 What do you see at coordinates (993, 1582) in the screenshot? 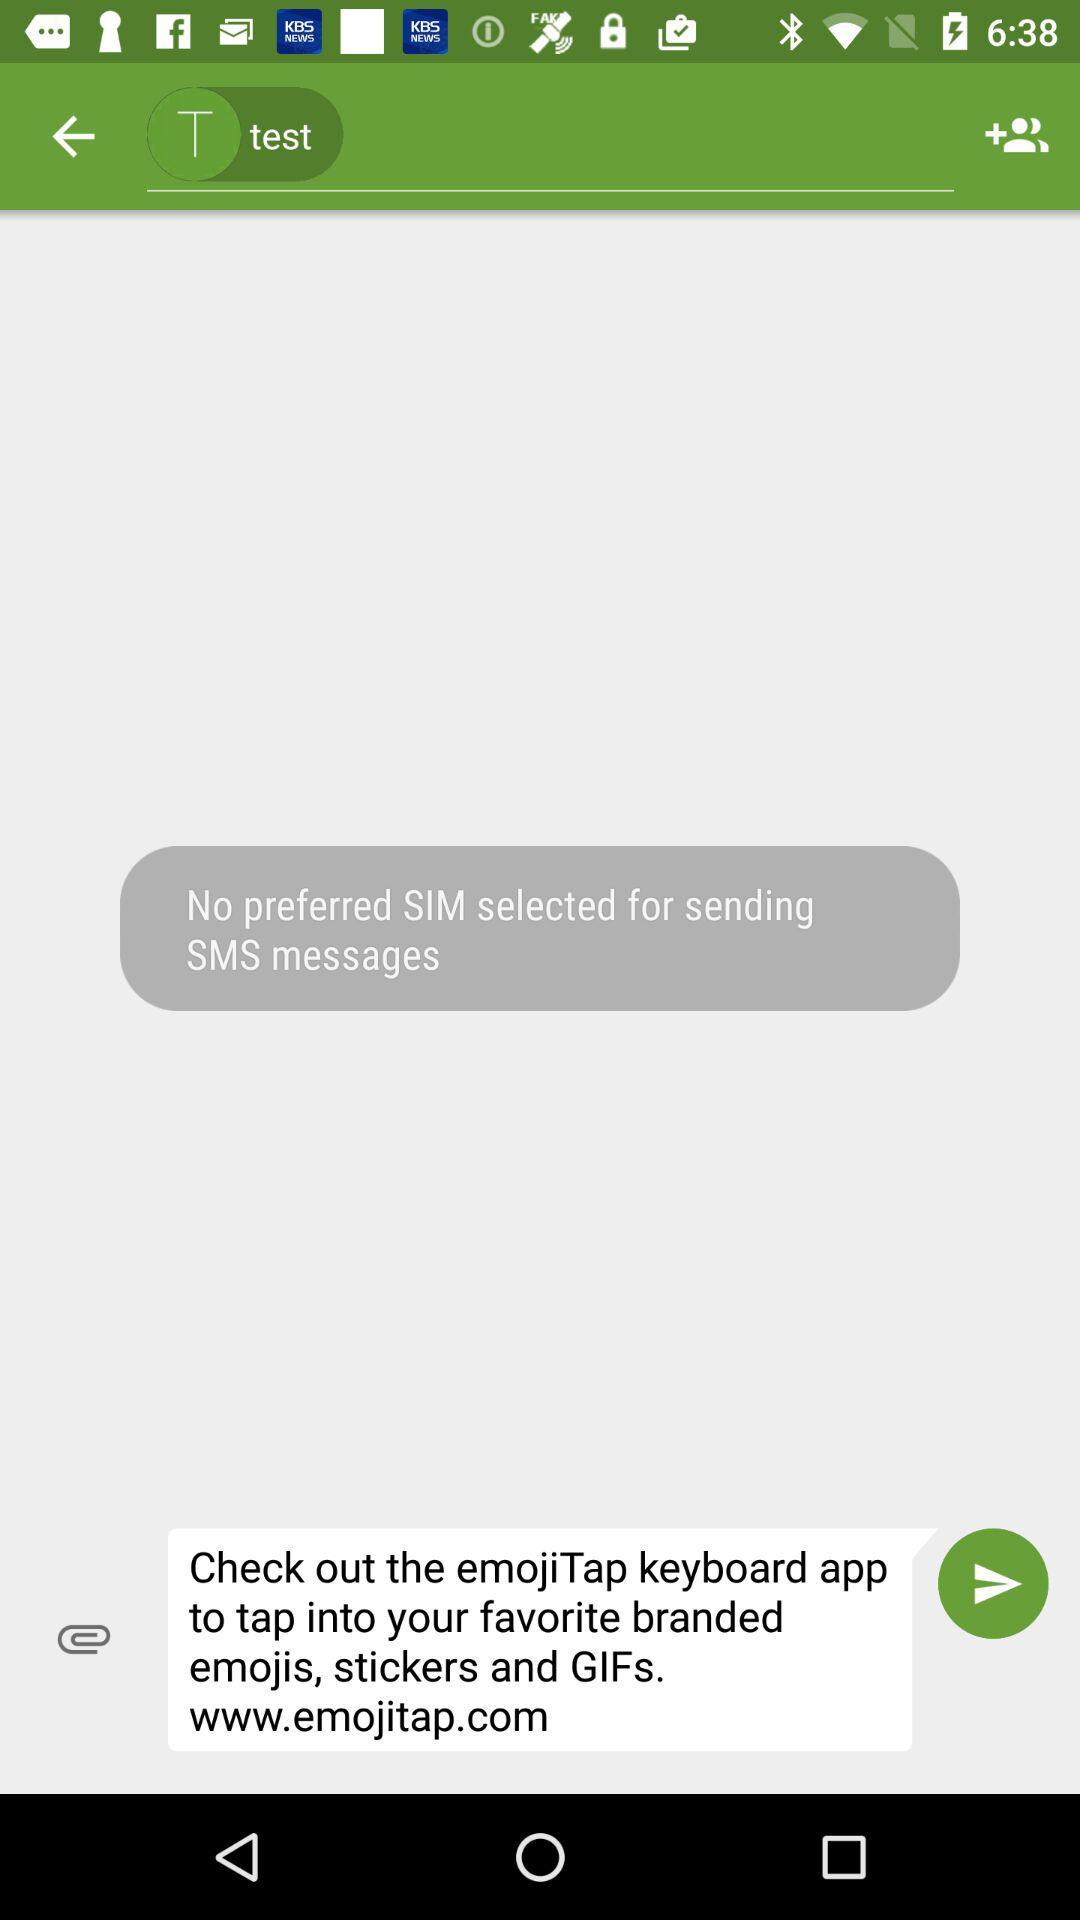
I see `icon to the right of check out the` at bounding box center [993, 1582].